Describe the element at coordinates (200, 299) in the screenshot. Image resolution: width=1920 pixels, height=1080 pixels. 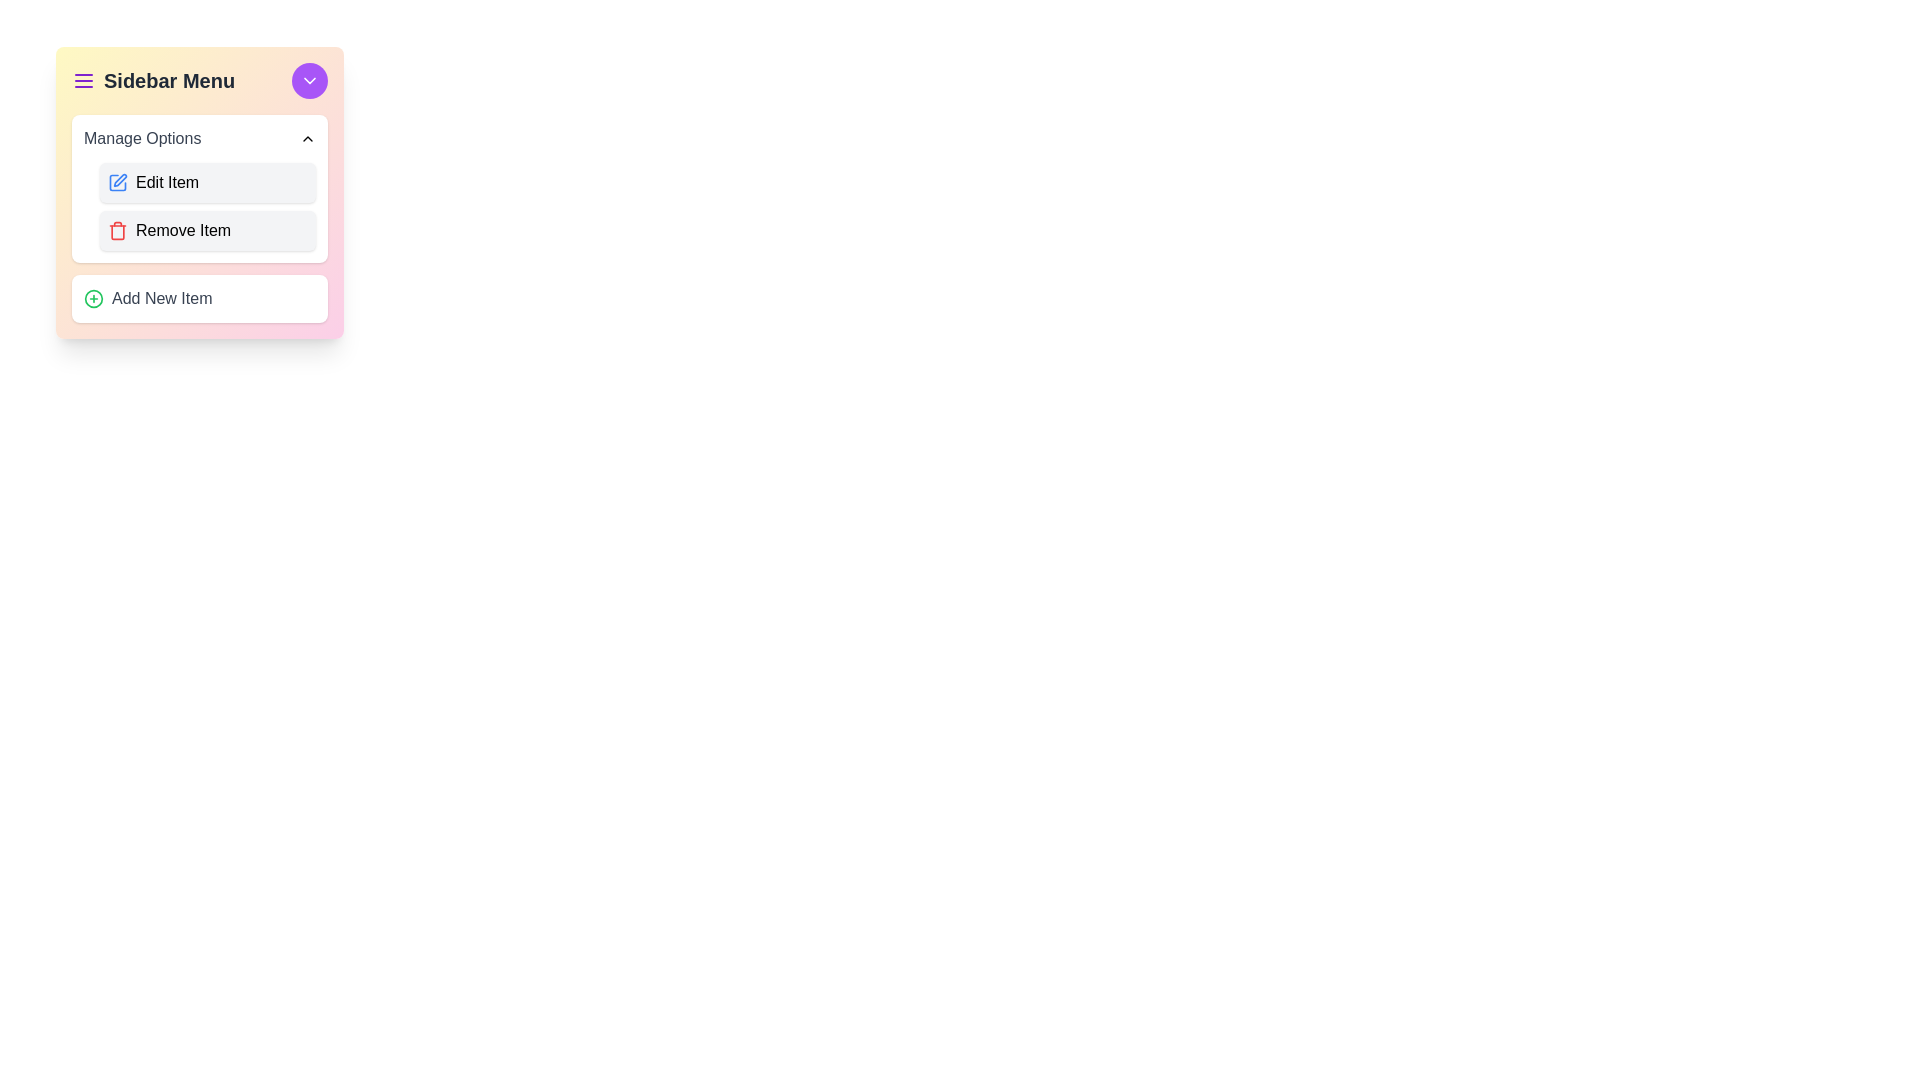
I see `the action button positioned beneath the 'Remove Item' button in the sidebar menu to initiate the addition of a new item` at that location.